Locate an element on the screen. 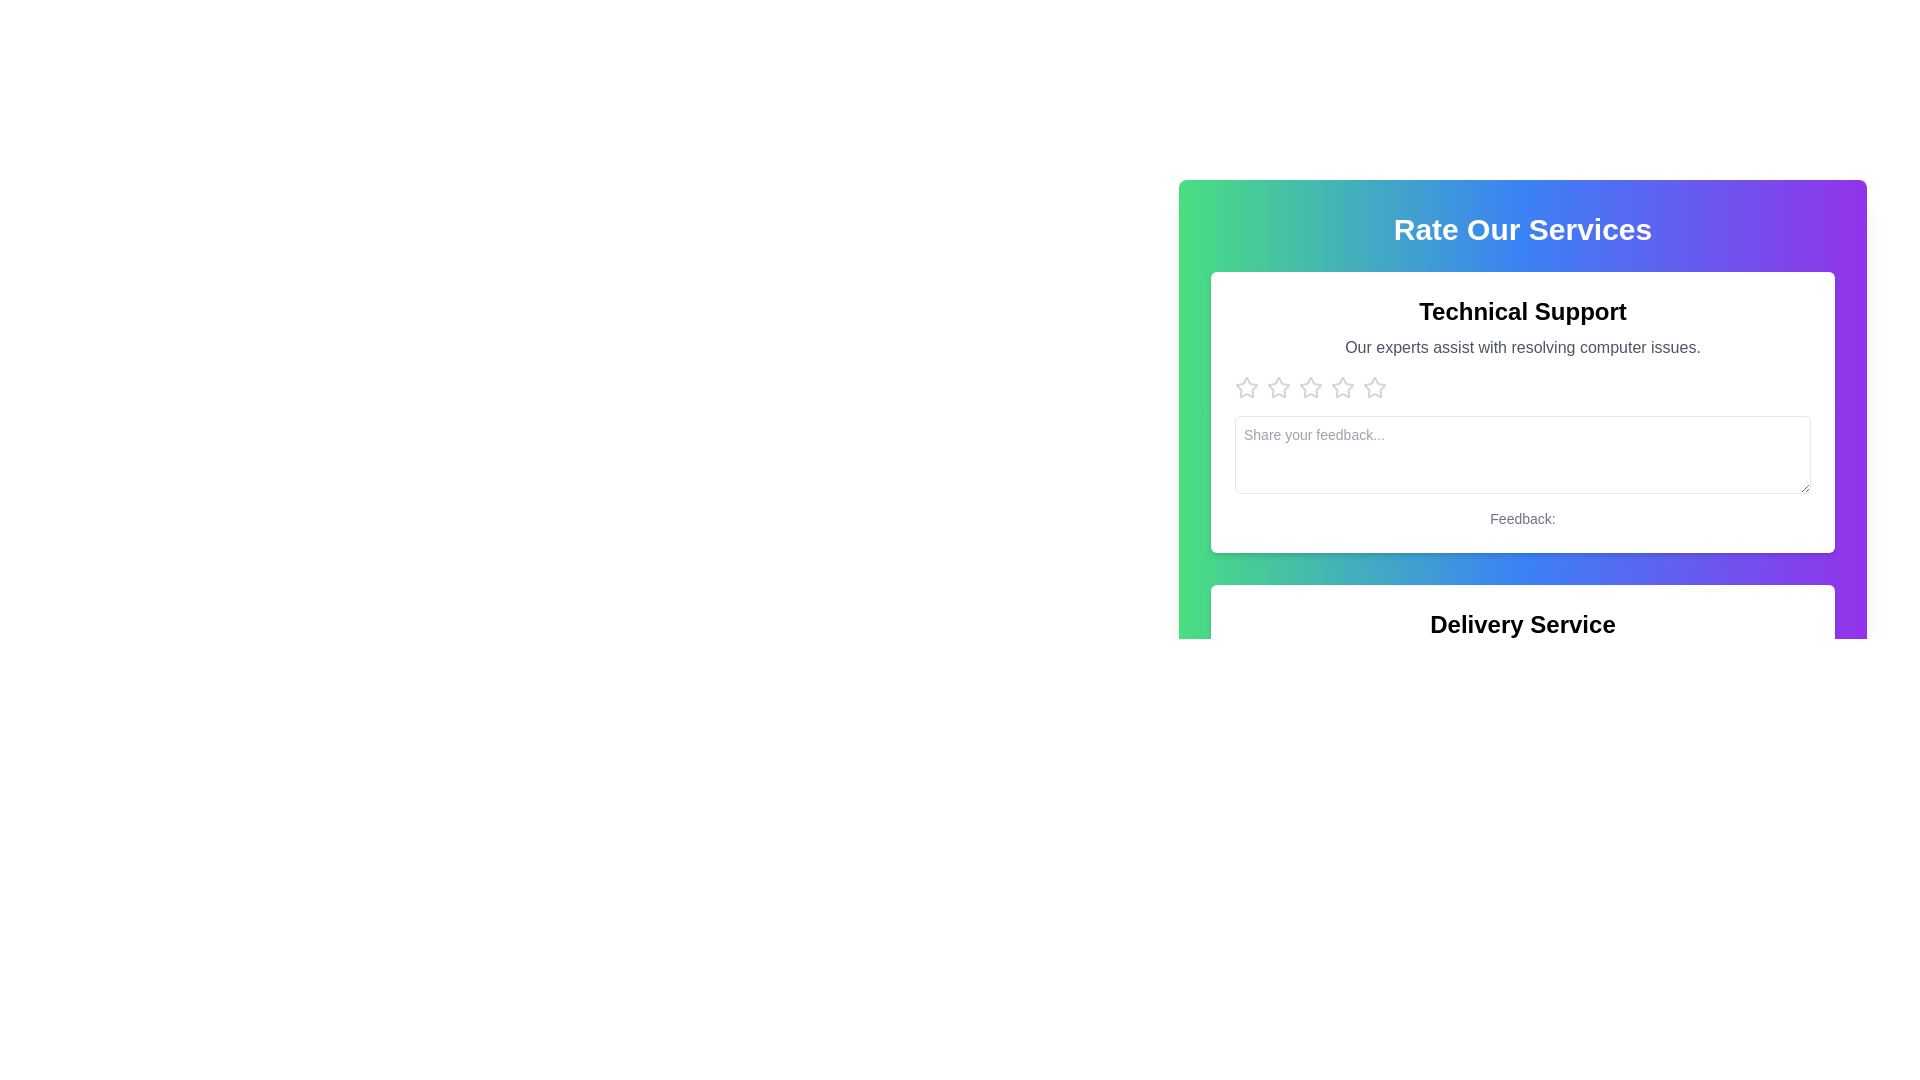 The image size is (1920, 1080). the second star icon is located at coordinates (1277, 388).